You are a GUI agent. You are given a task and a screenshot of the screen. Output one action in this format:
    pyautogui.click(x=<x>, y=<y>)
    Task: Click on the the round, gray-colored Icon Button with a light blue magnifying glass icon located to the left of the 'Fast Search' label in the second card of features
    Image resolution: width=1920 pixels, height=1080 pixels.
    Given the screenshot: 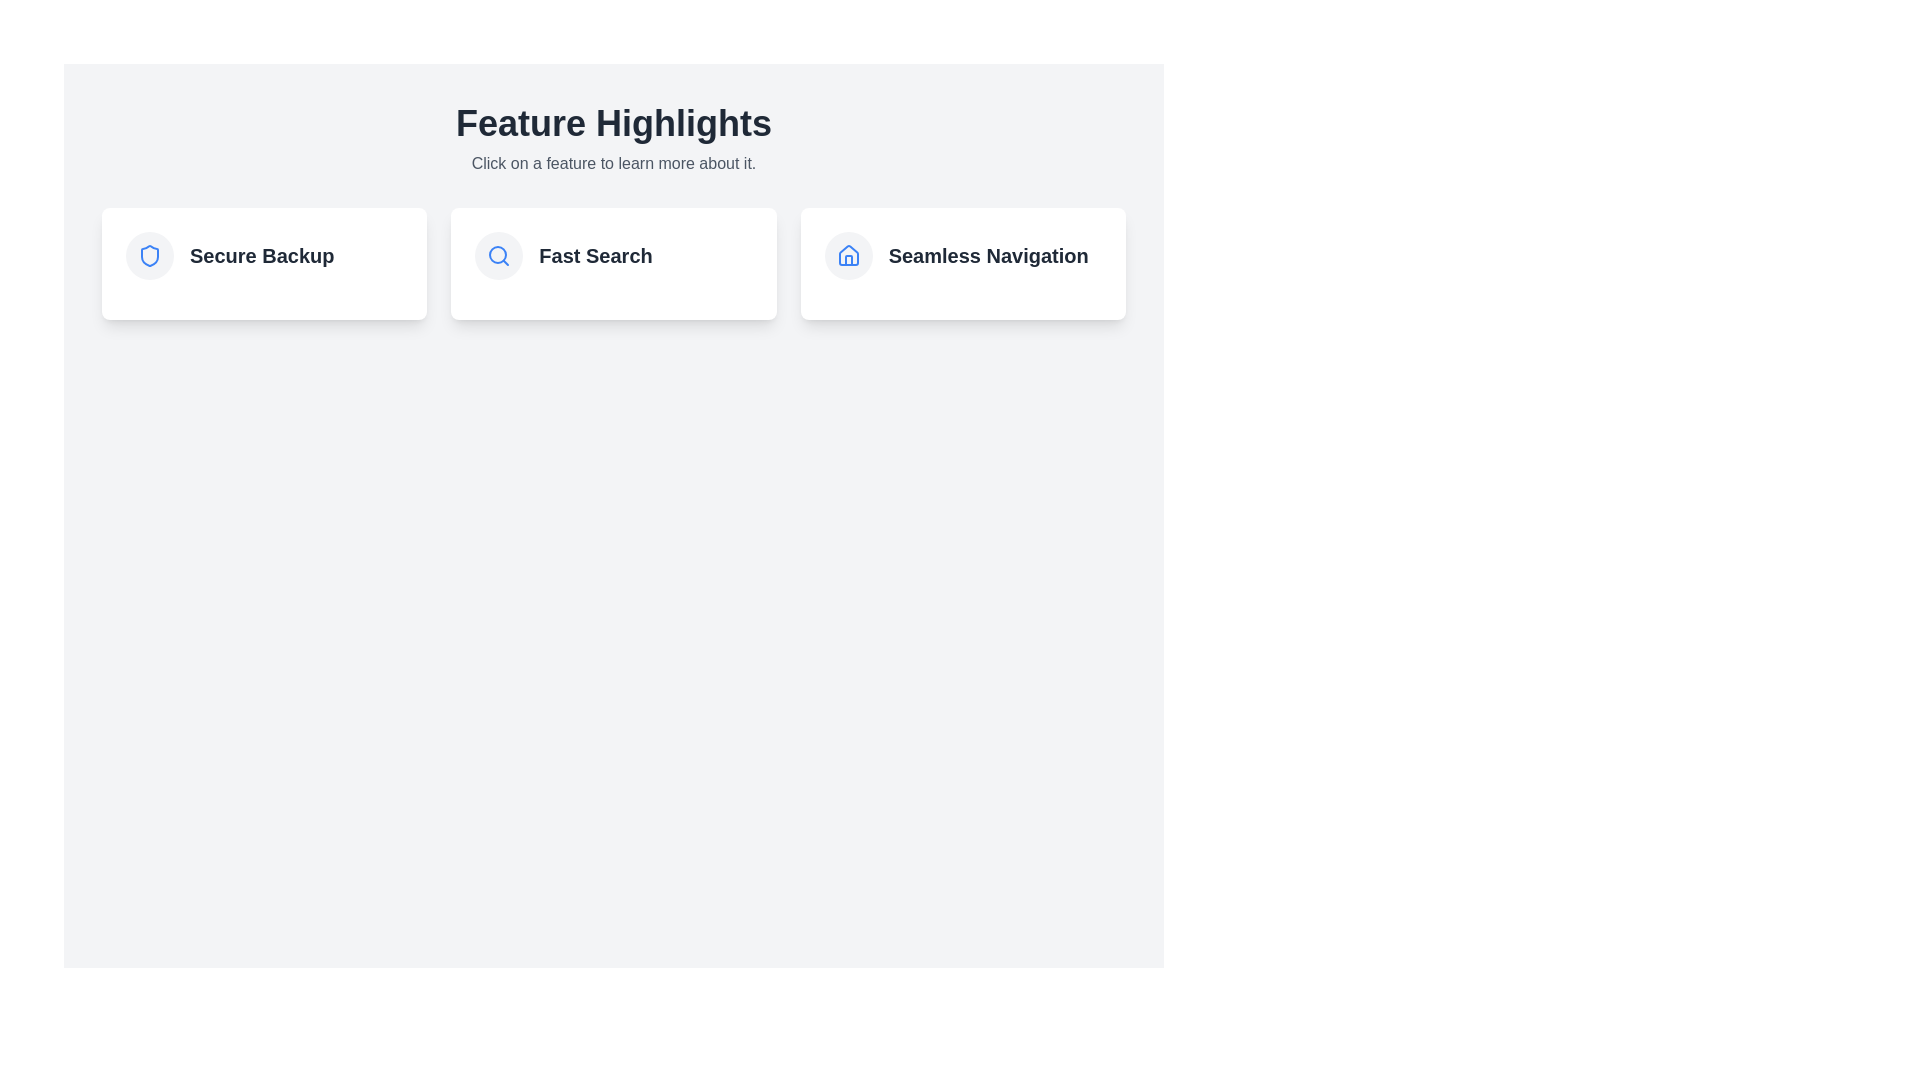 What is the action you would take?
    pyautogui.click(x=499, y=254)
    